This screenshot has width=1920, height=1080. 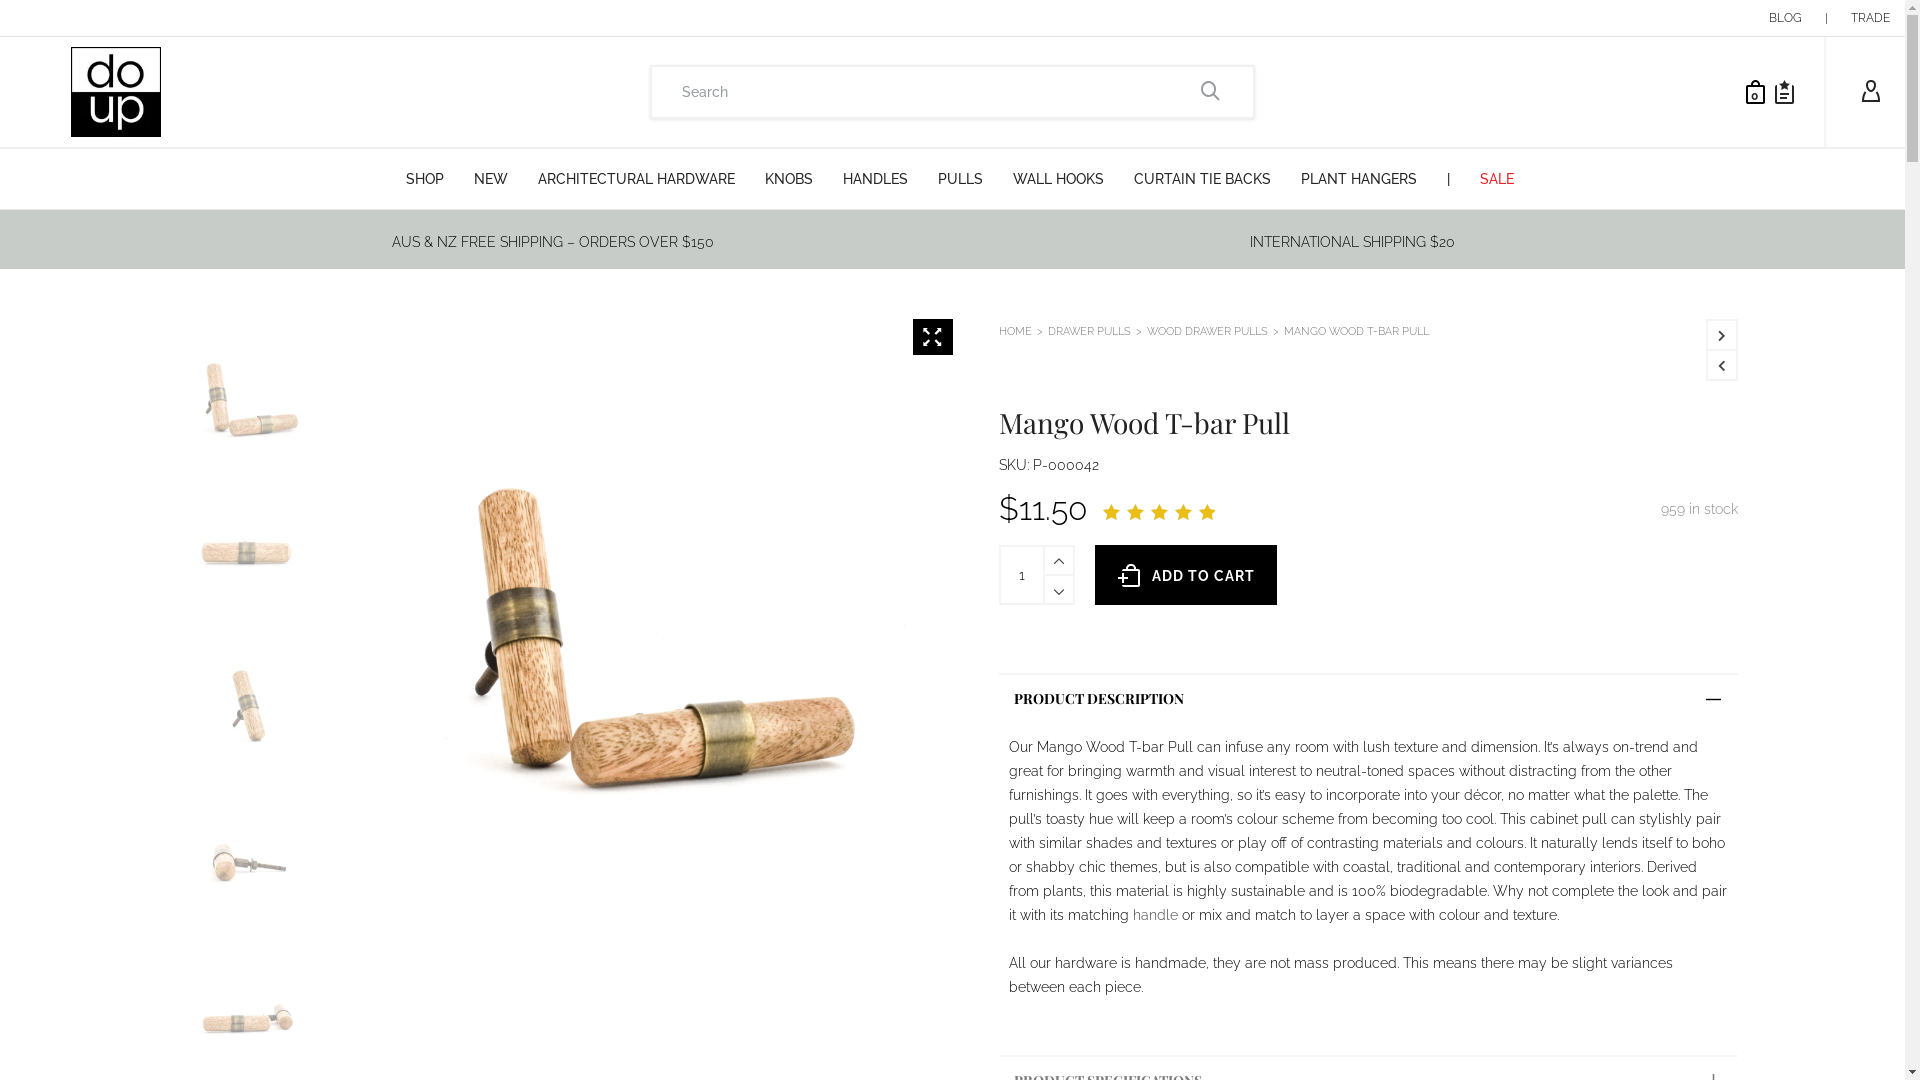 I want to click on 'WOOD DRAWER PULLS', so click(x=1206, y=330).